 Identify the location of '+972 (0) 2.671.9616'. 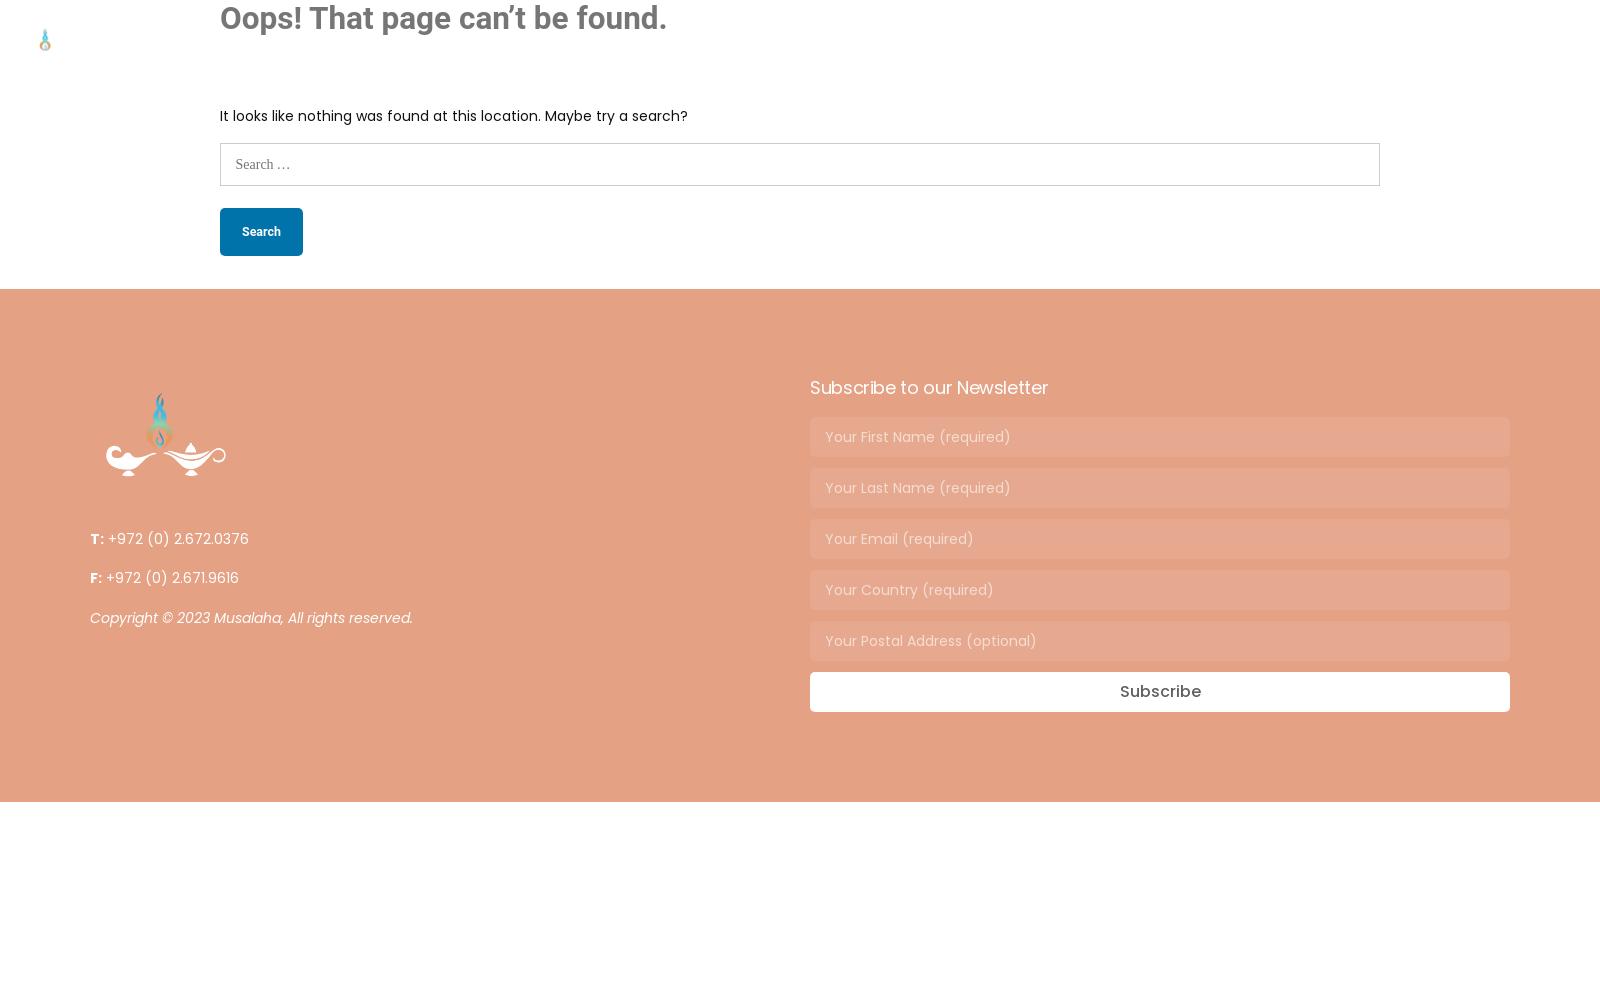
(169, 577).